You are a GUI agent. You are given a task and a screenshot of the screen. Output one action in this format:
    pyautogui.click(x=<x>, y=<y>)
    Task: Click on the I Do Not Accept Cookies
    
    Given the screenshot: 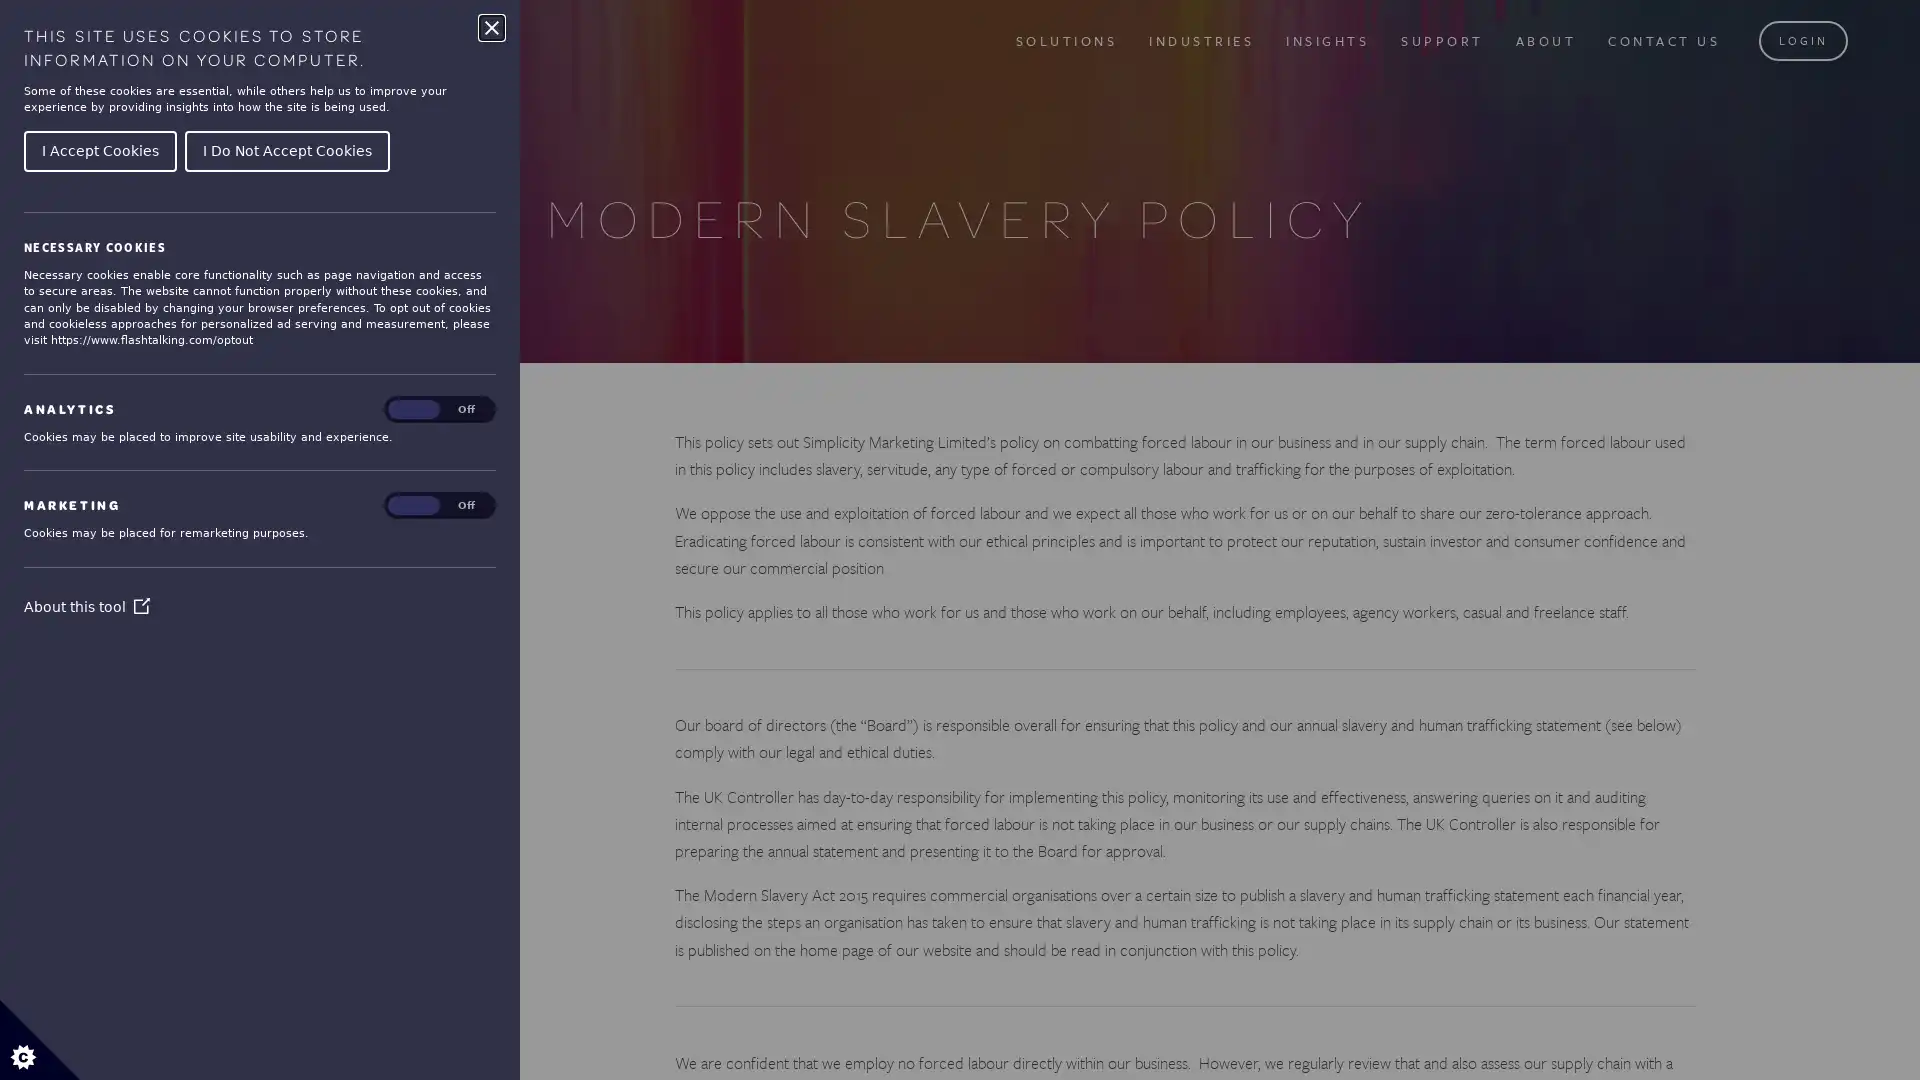 What is the action you would take?
    pyautogui.click(x=286, y=149)
    